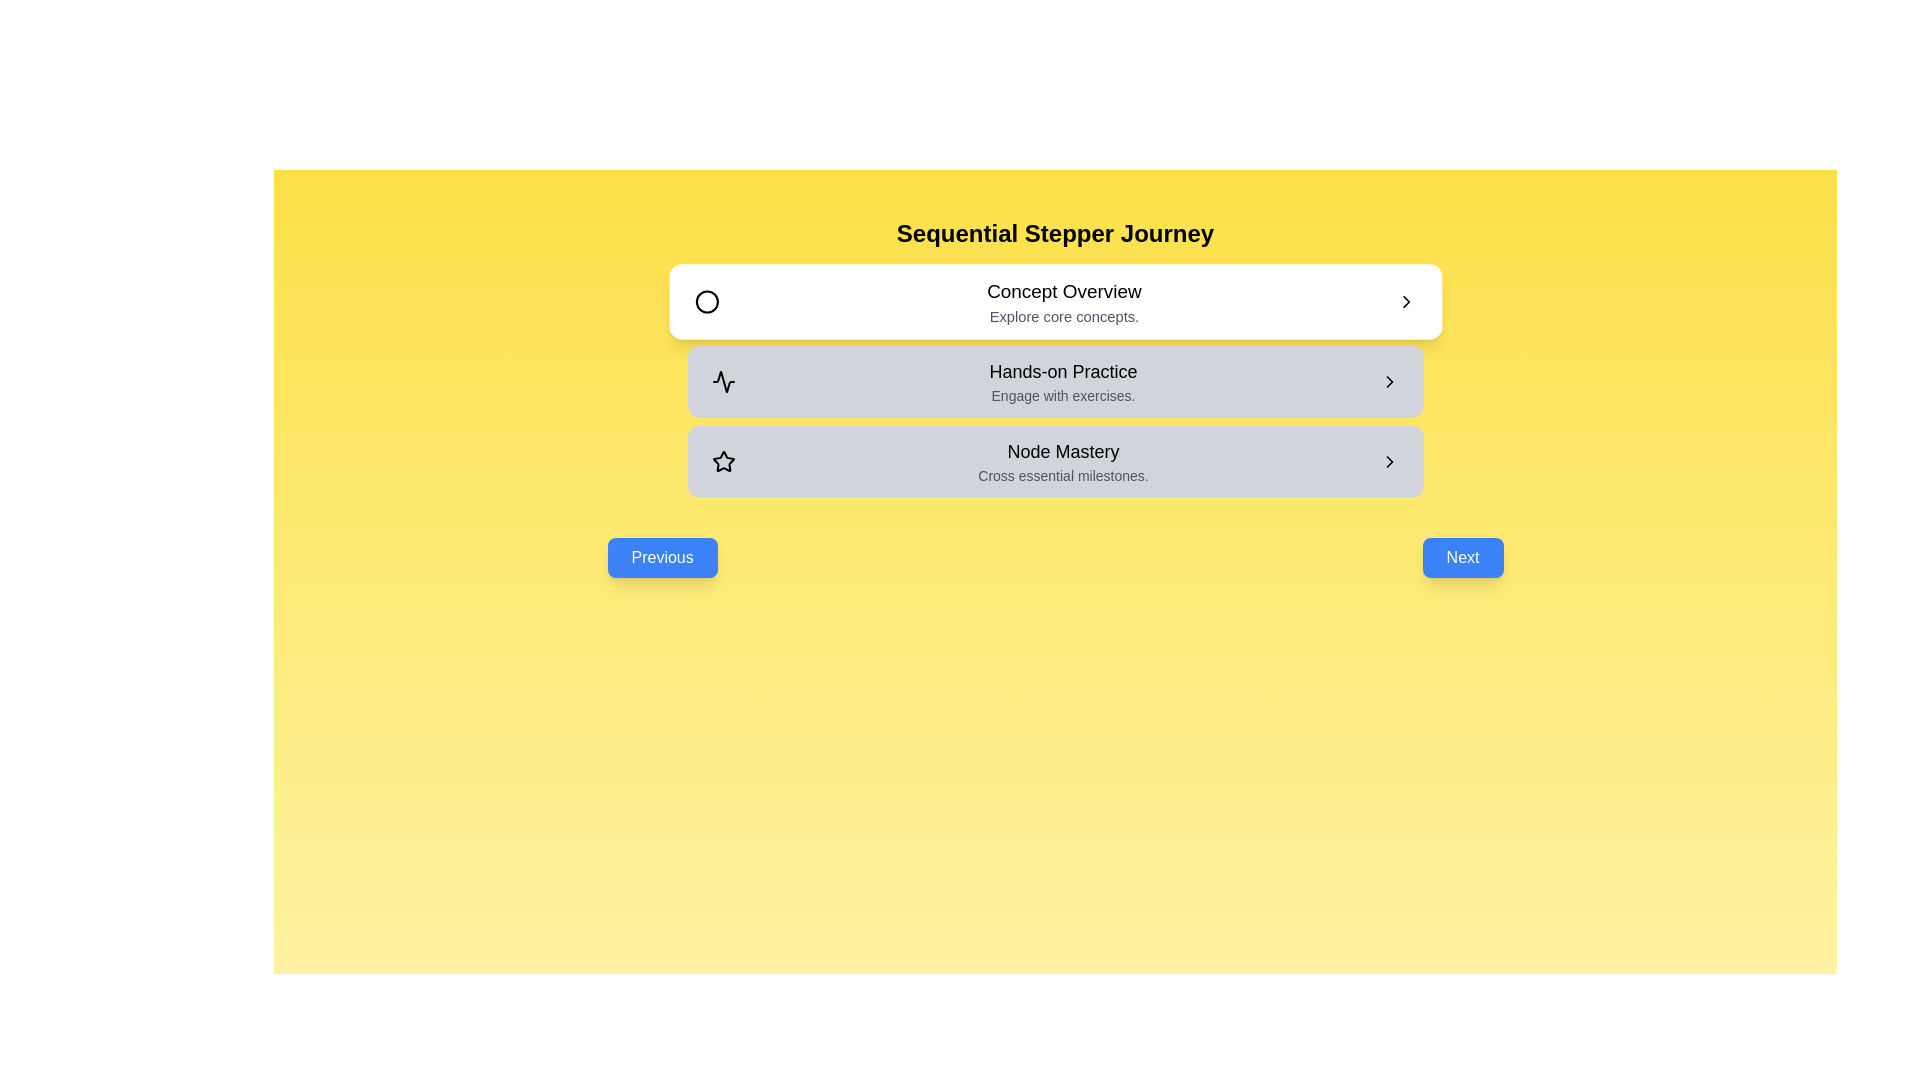 The image size is (1920, 1080). Describe the element at coordinates (1463, 558) in the screenshot. I see `the 'Next' button to proceed to the next stage` at that location.